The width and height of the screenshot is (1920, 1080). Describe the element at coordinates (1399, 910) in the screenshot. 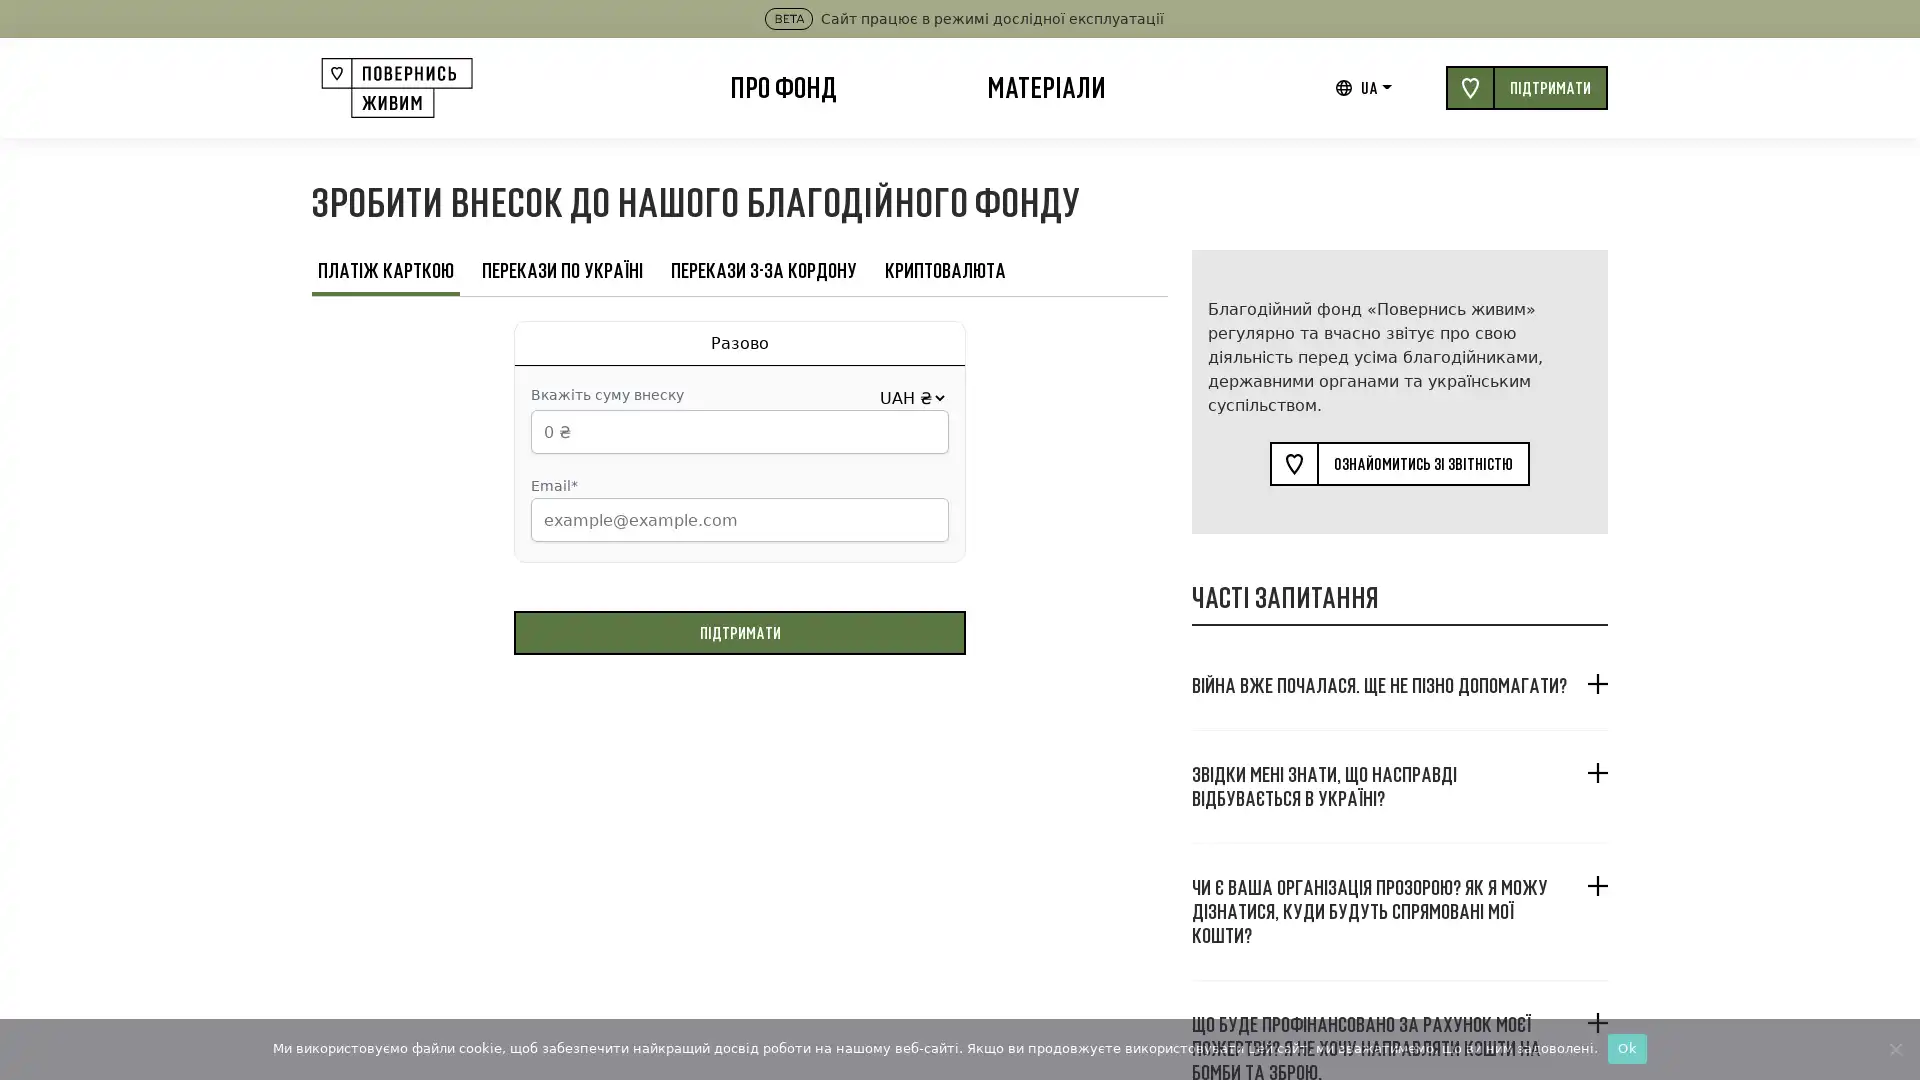

I see `?    ,     ?` at that location.